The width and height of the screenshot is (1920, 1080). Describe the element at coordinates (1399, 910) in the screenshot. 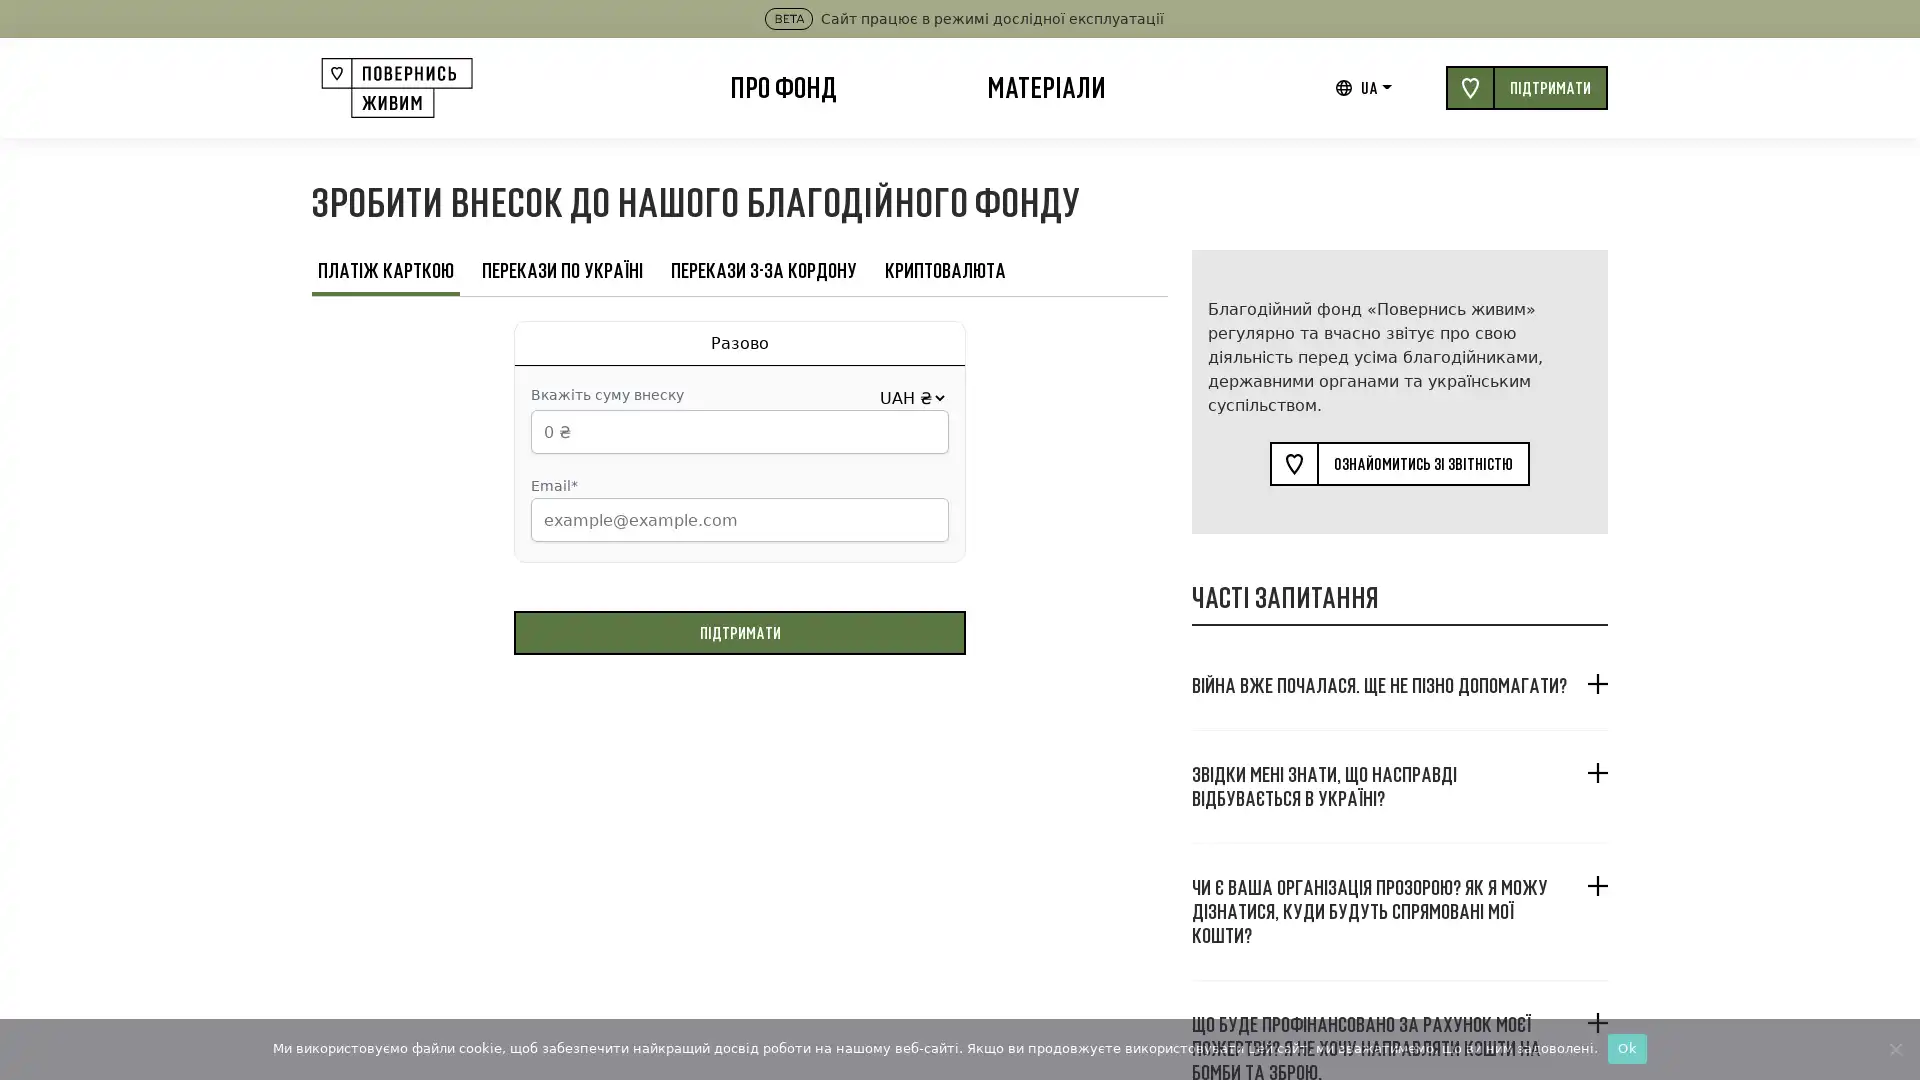

I see `?    ,     ?` at that location.